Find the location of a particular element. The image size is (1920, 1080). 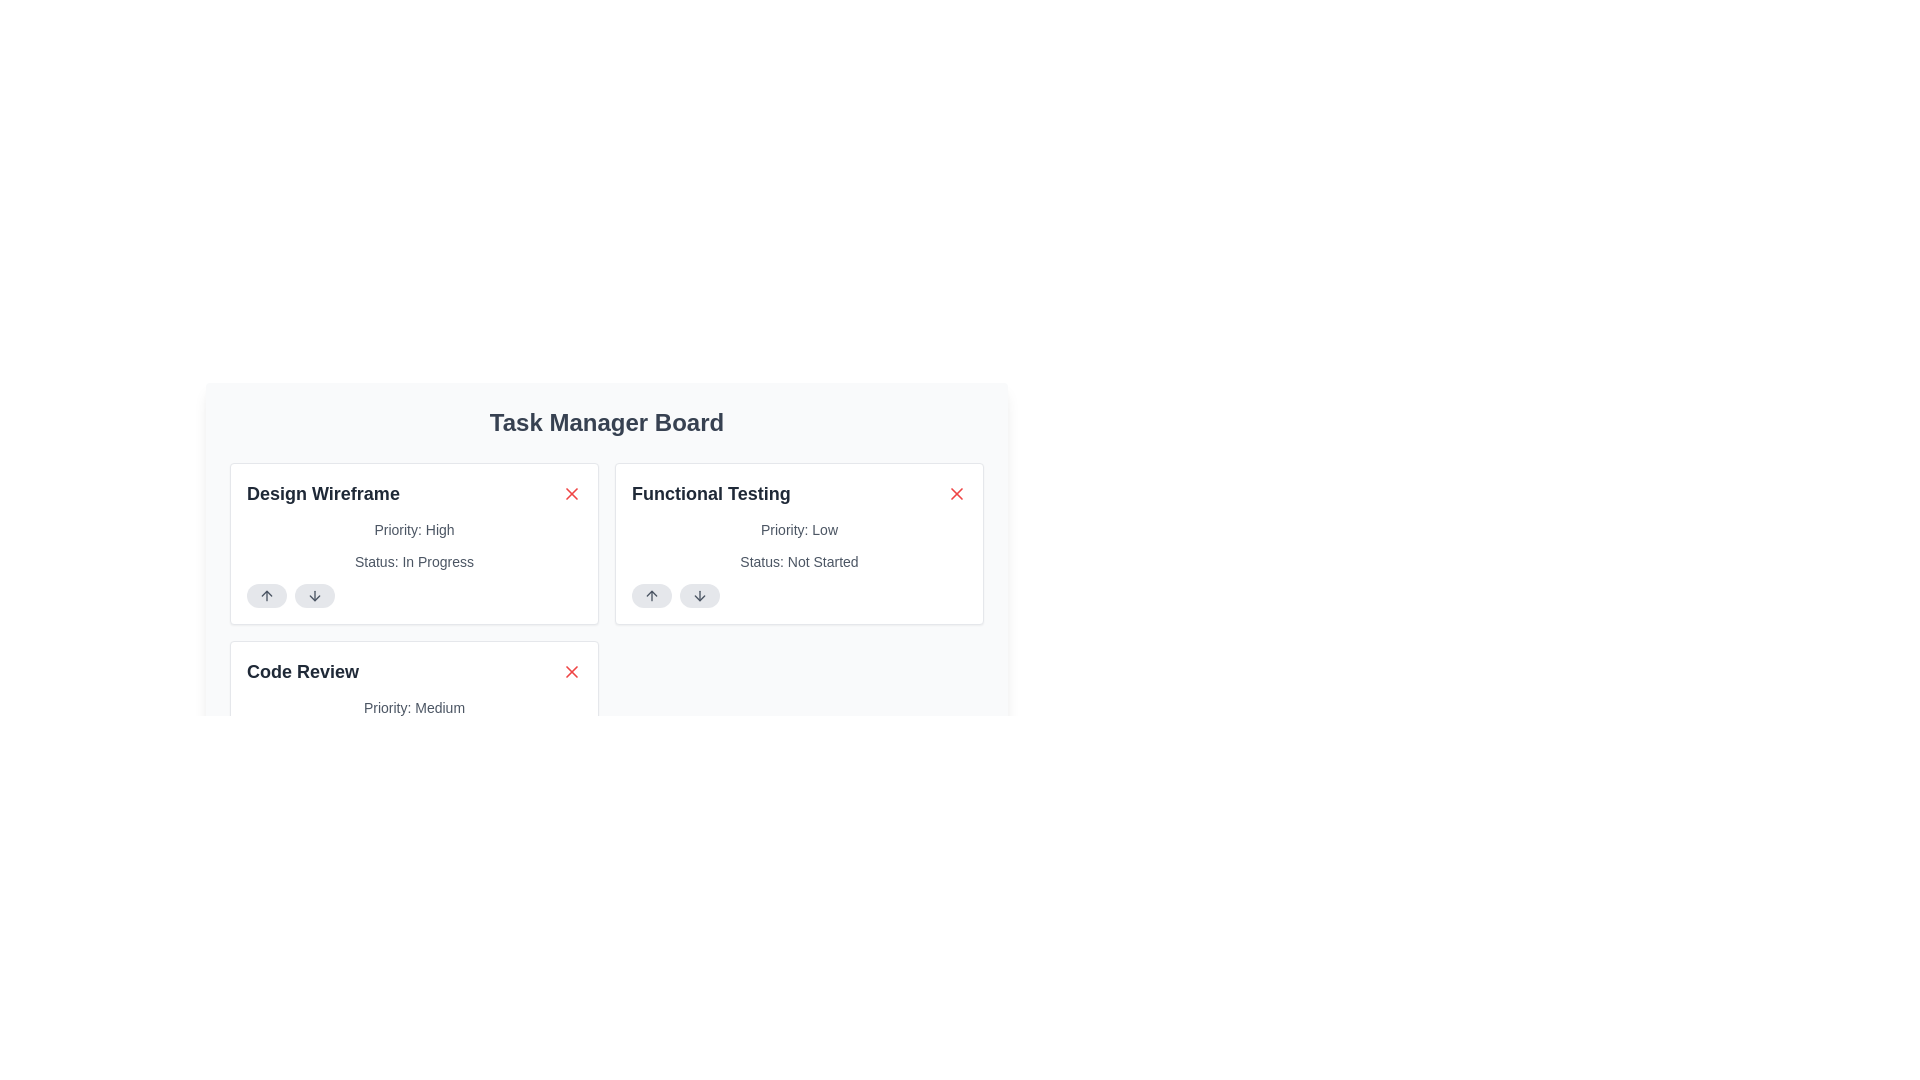

the static text label displaying 'Functional Testing' in bold and larger font size, styled with a grayish-black color, located in the top-right card of the Task Manager Board is located at coordinates (711, 493).